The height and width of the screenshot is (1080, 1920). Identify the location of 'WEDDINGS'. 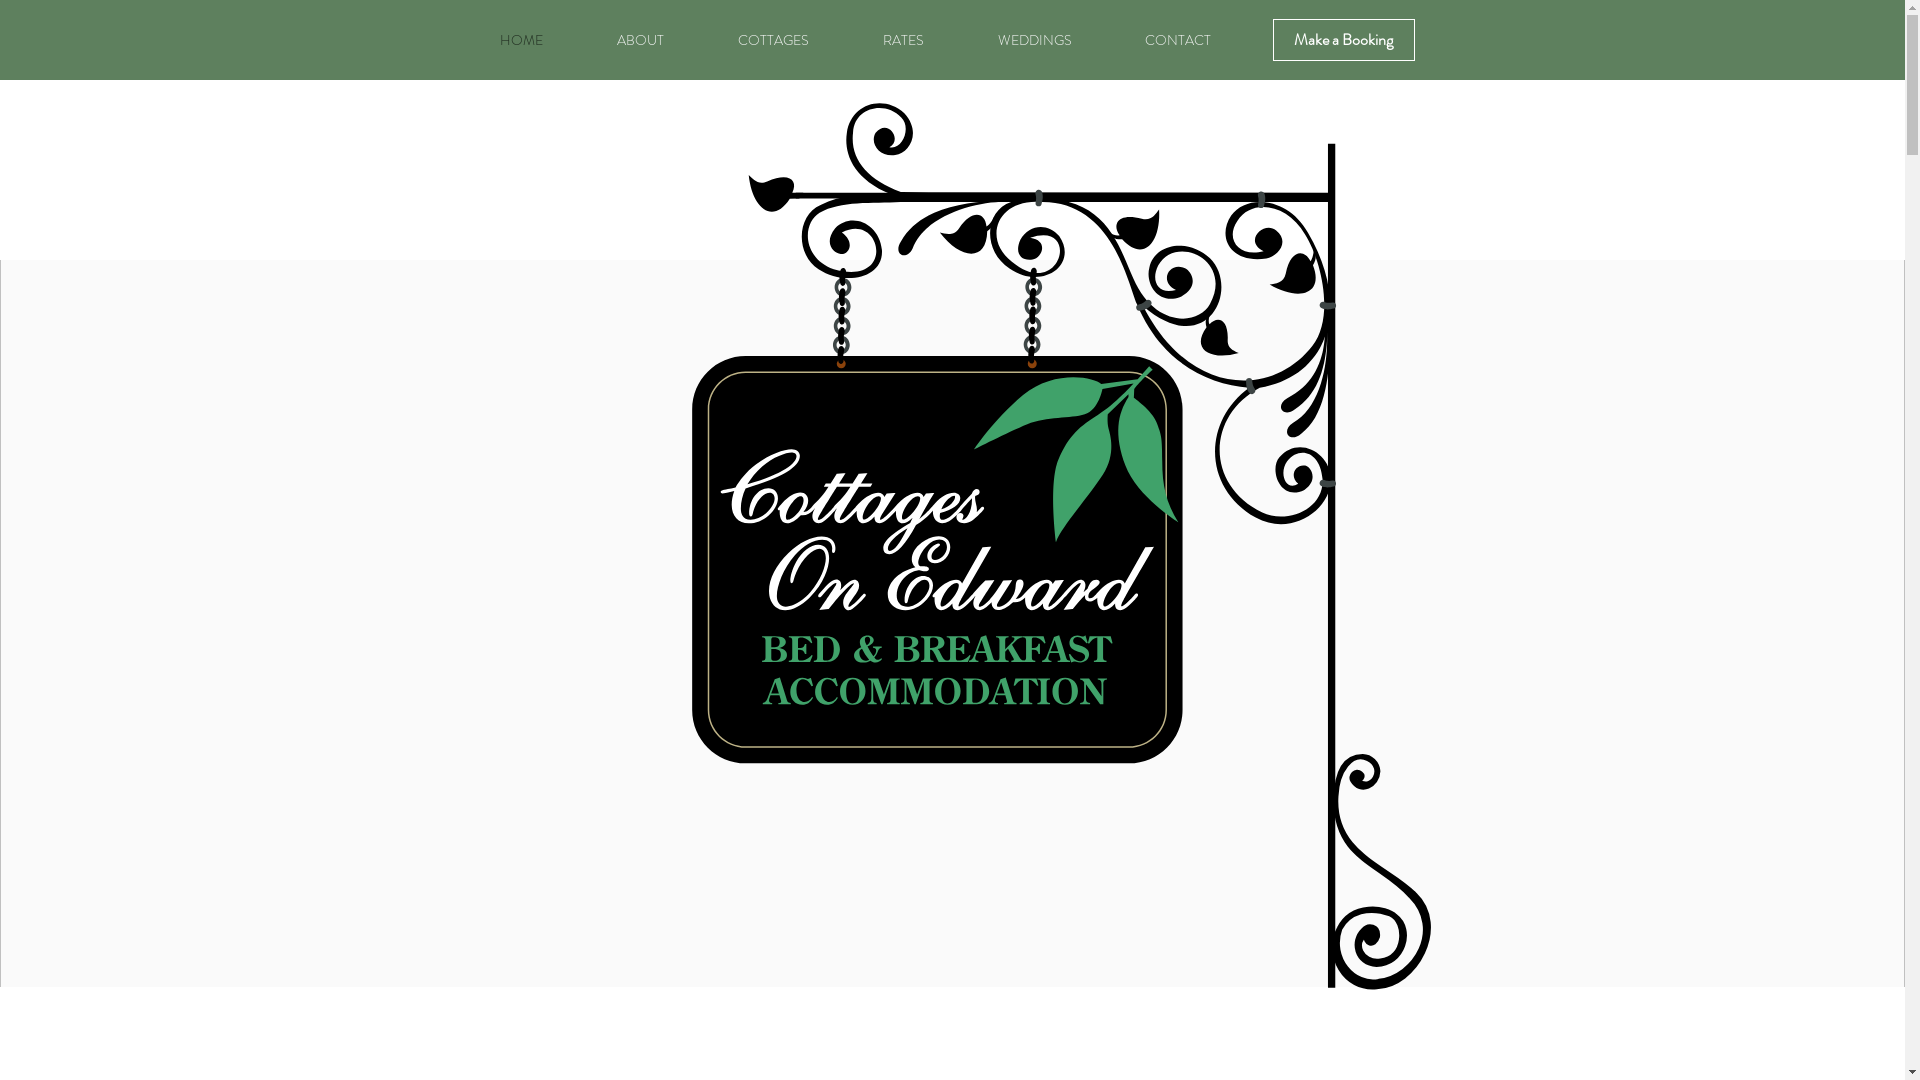
(1033, 39).